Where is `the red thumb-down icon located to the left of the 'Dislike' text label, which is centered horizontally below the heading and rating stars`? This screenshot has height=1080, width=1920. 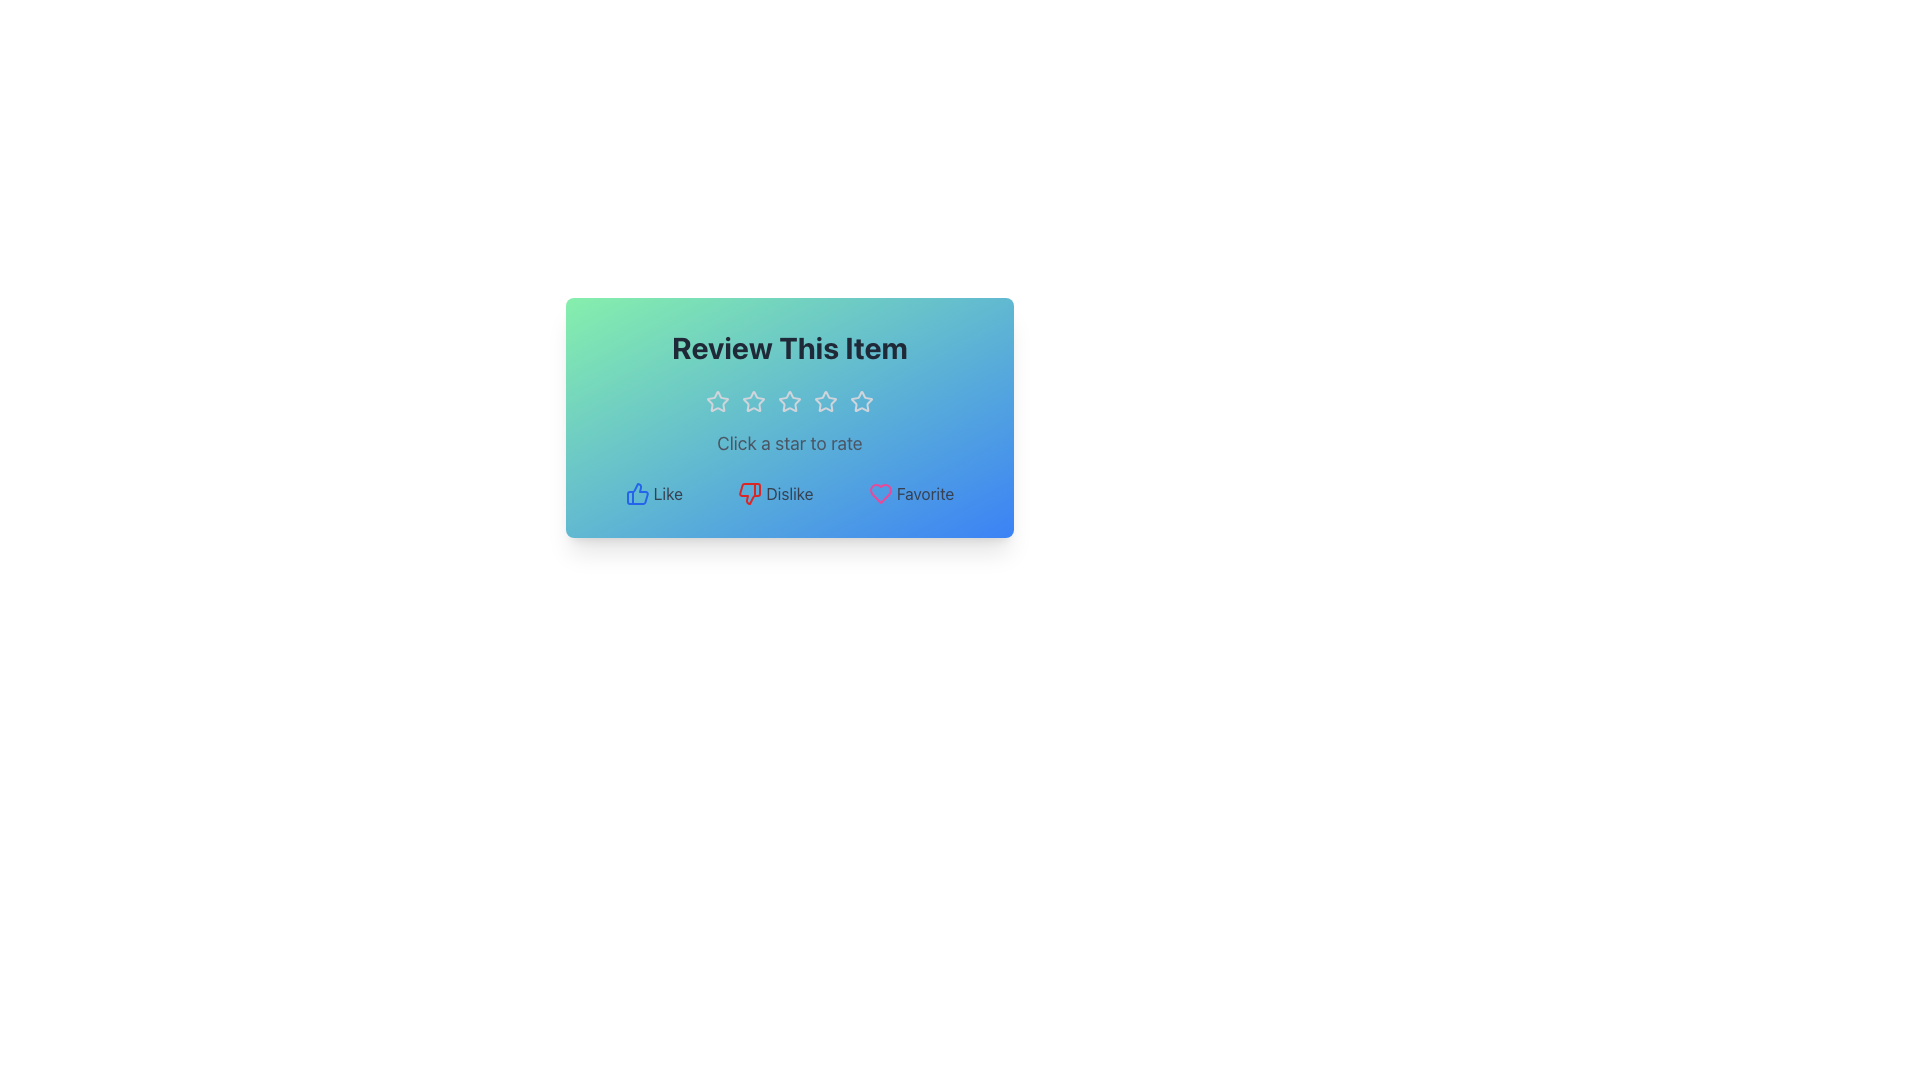 the red thumb-down icon located to the left of the 'Dislike' text label, which is centered horizontally below the heading and rating stars is located at coordinates (749, 493).